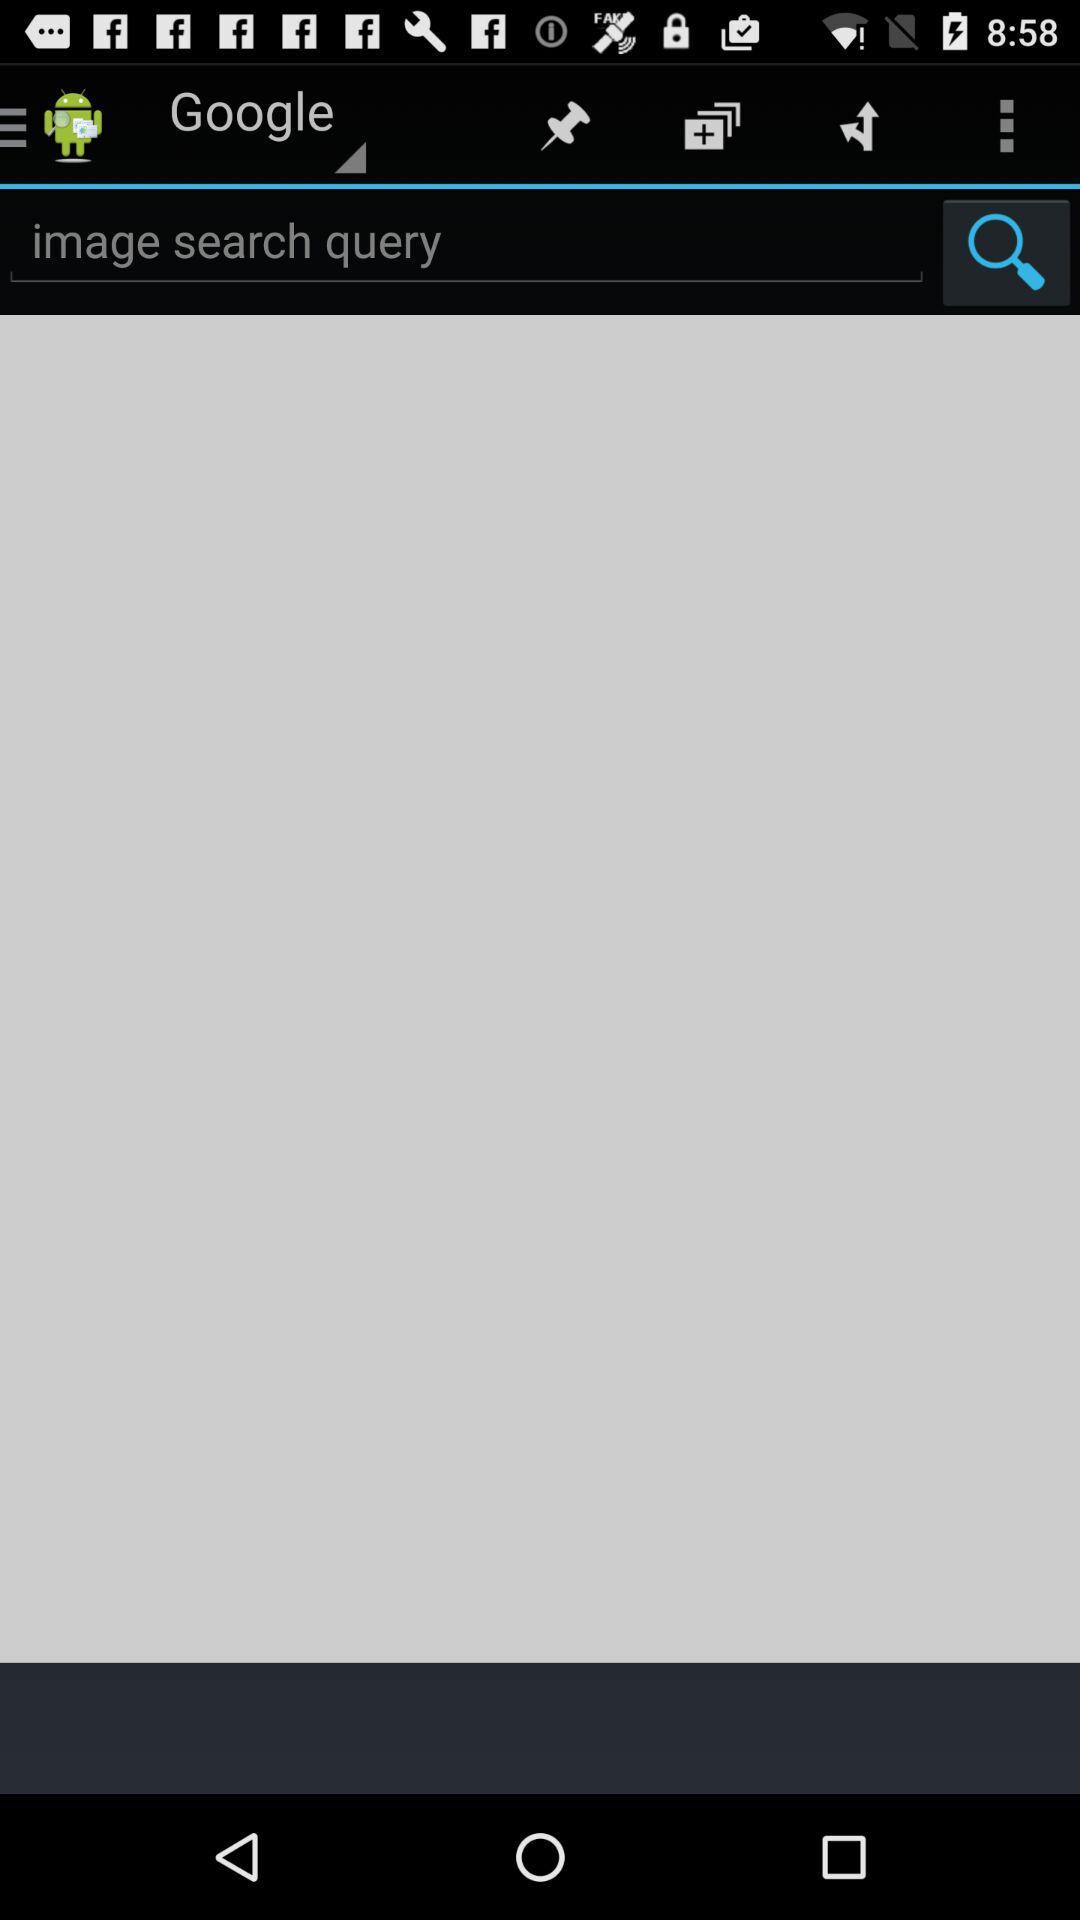 Image resolution: width=1080 pixels, height=1920 pixels. Describe the element at coordinates (466, 240) in the screenshot. I see `the search option` at that location.